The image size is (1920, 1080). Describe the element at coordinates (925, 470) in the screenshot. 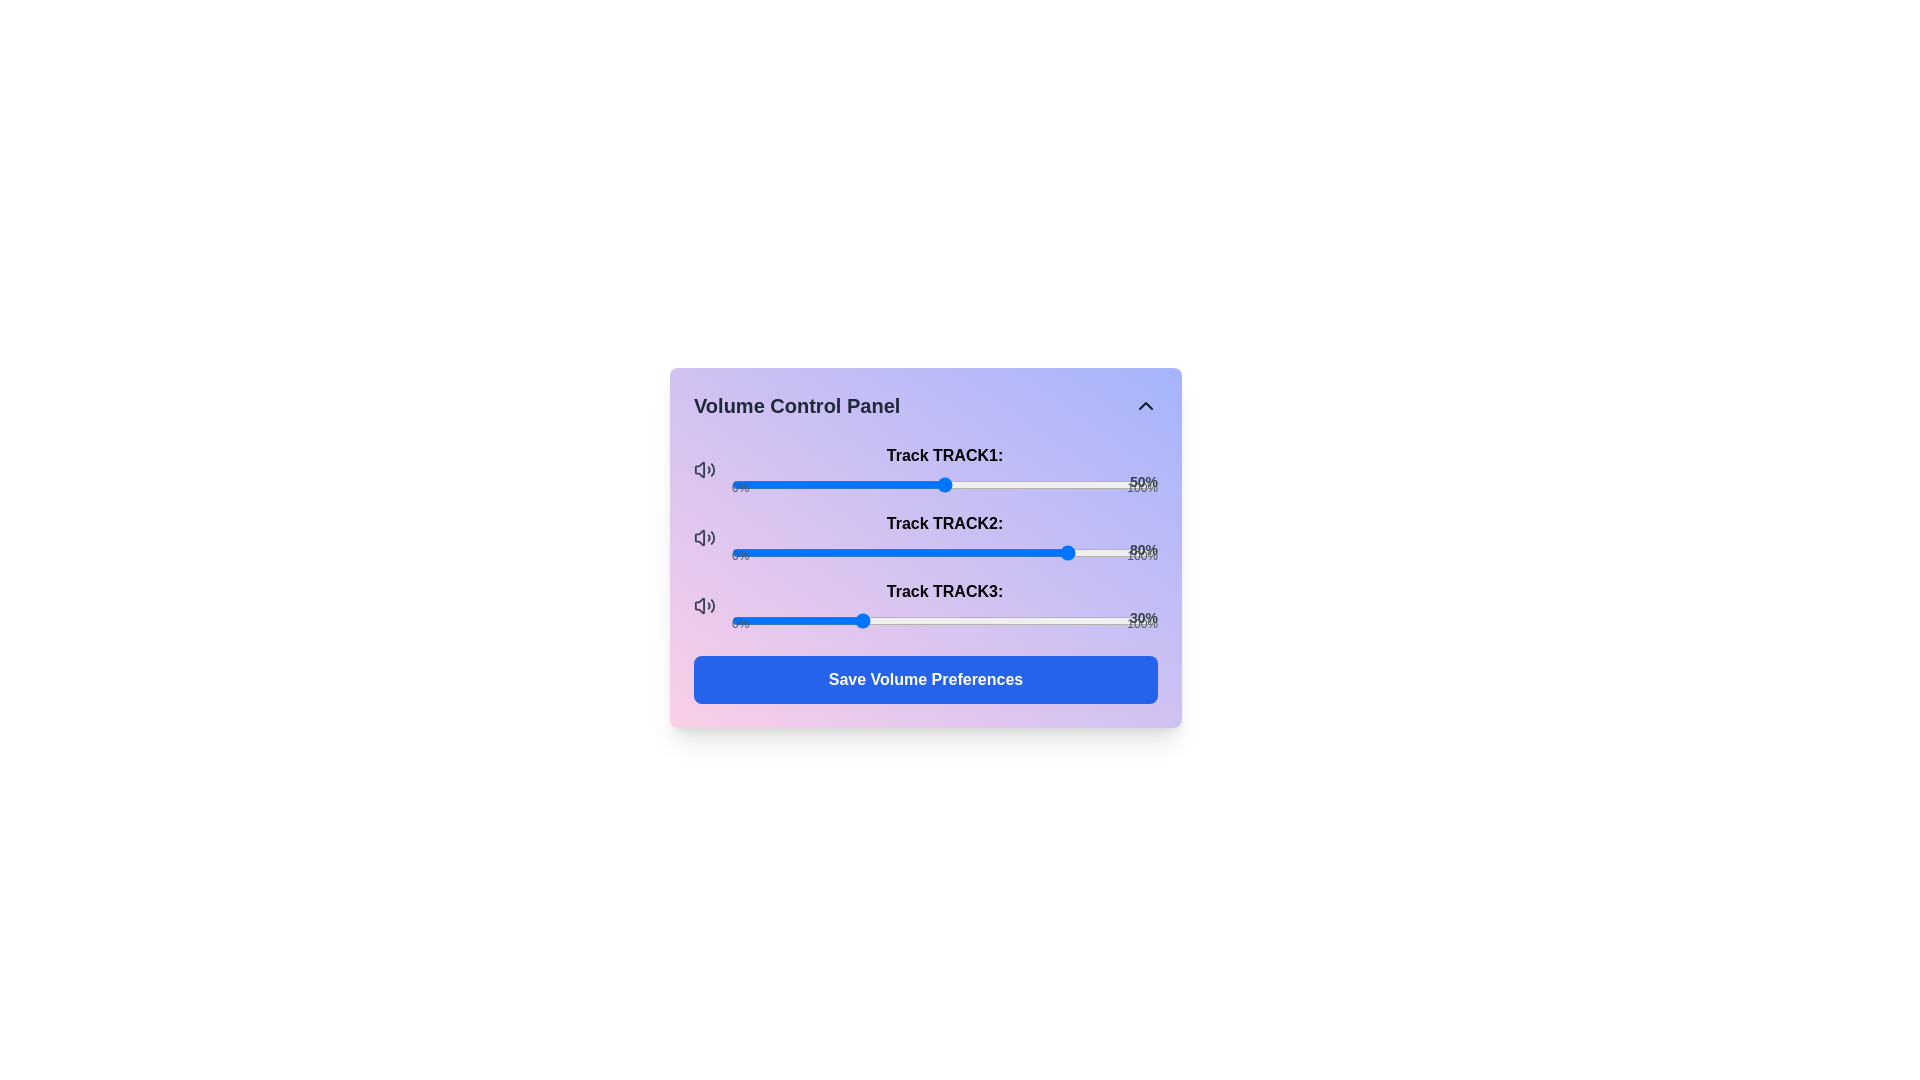

I see `the handle of the first volume slider for 'Track TRACK1'` at that location.